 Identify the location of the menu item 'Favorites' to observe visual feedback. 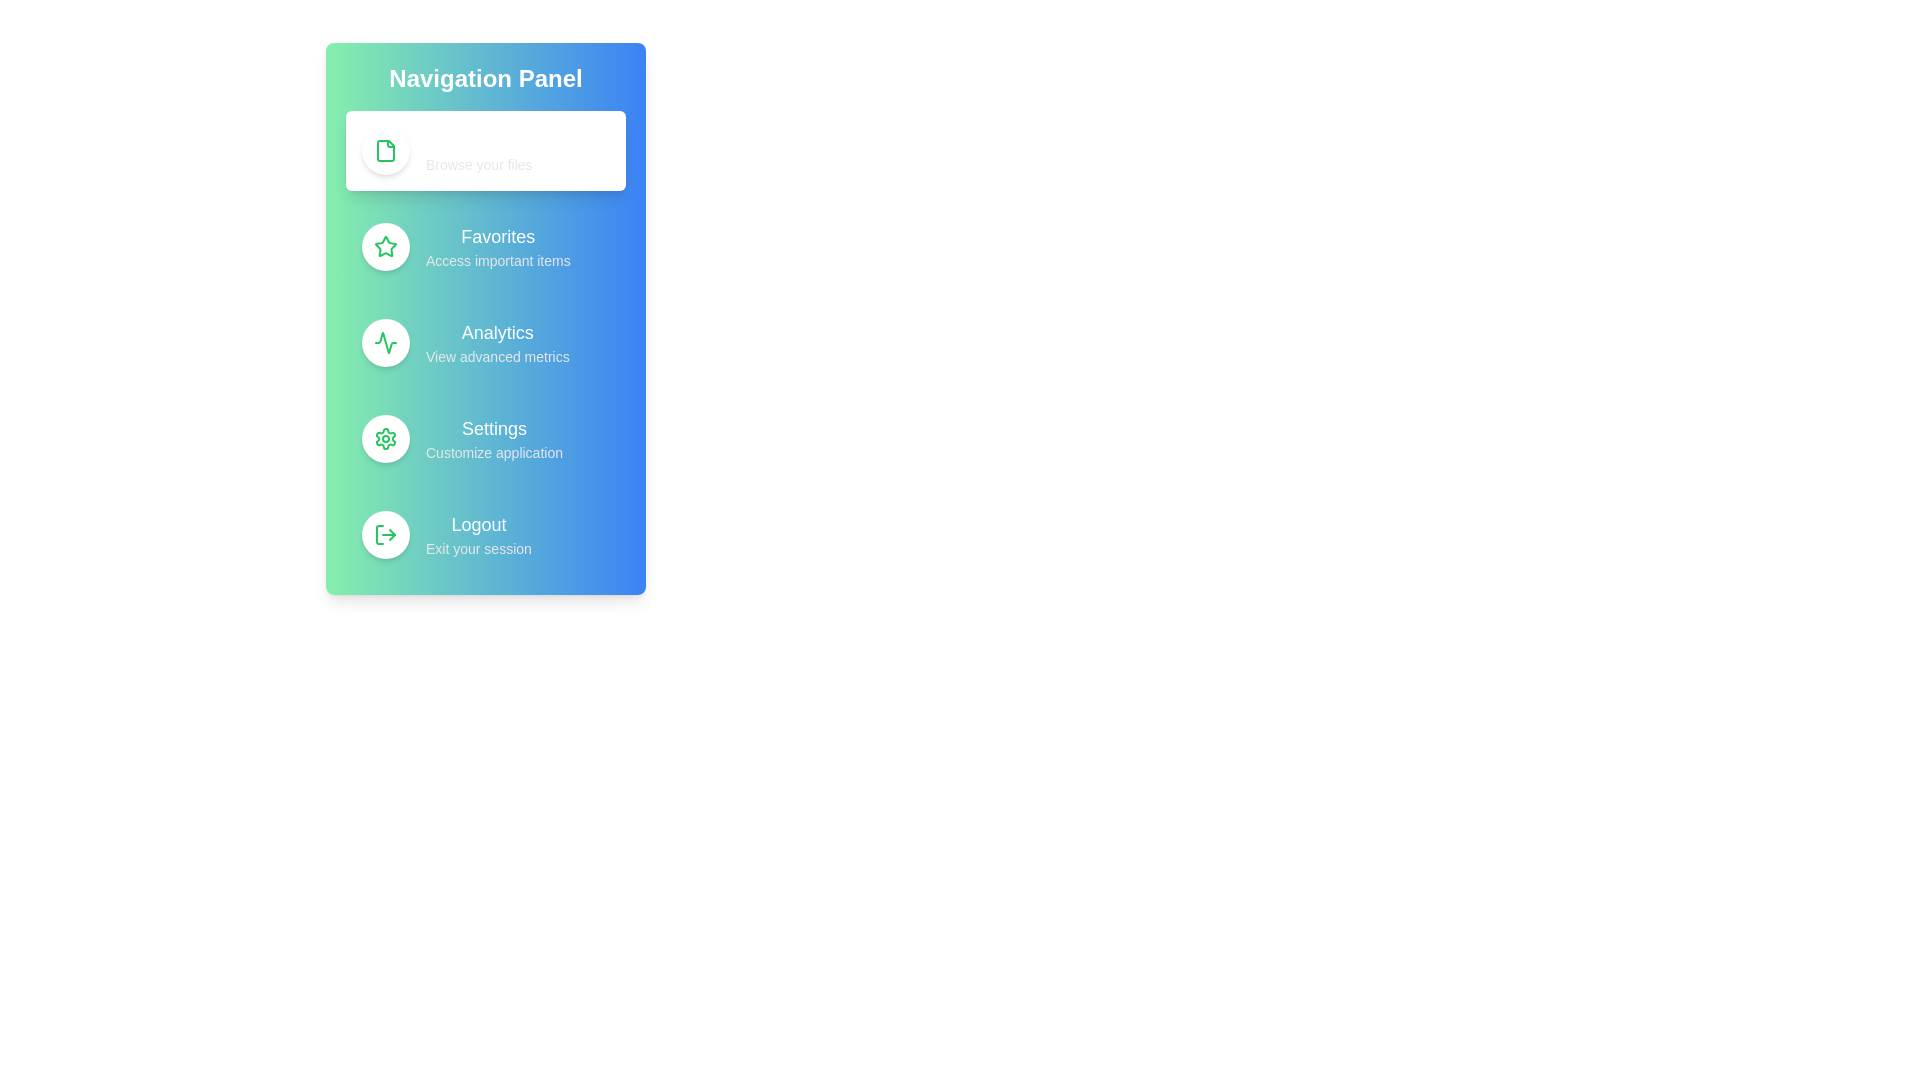
(485, 245).